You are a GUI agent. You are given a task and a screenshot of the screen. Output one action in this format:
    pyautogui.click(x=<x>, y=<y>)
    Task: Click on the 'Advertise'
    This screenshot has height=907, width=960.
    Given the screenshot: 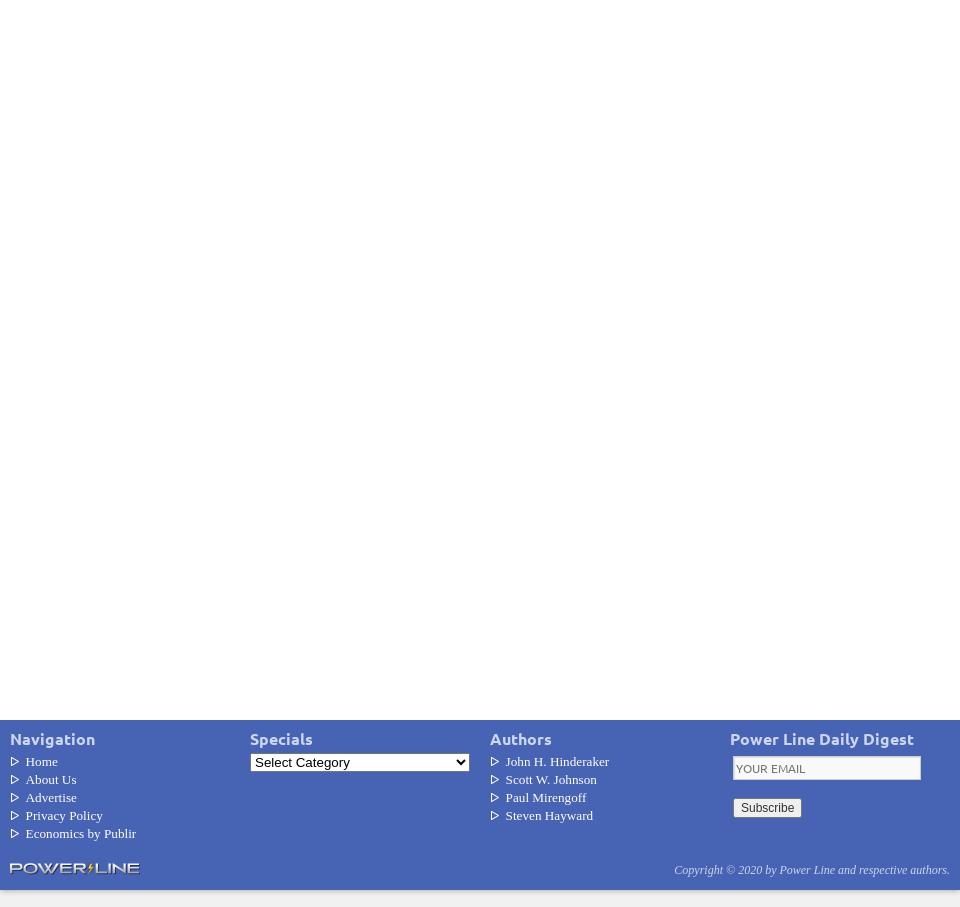 What is the action you would take?
    pyautogui.click(x=49, y=796)
    